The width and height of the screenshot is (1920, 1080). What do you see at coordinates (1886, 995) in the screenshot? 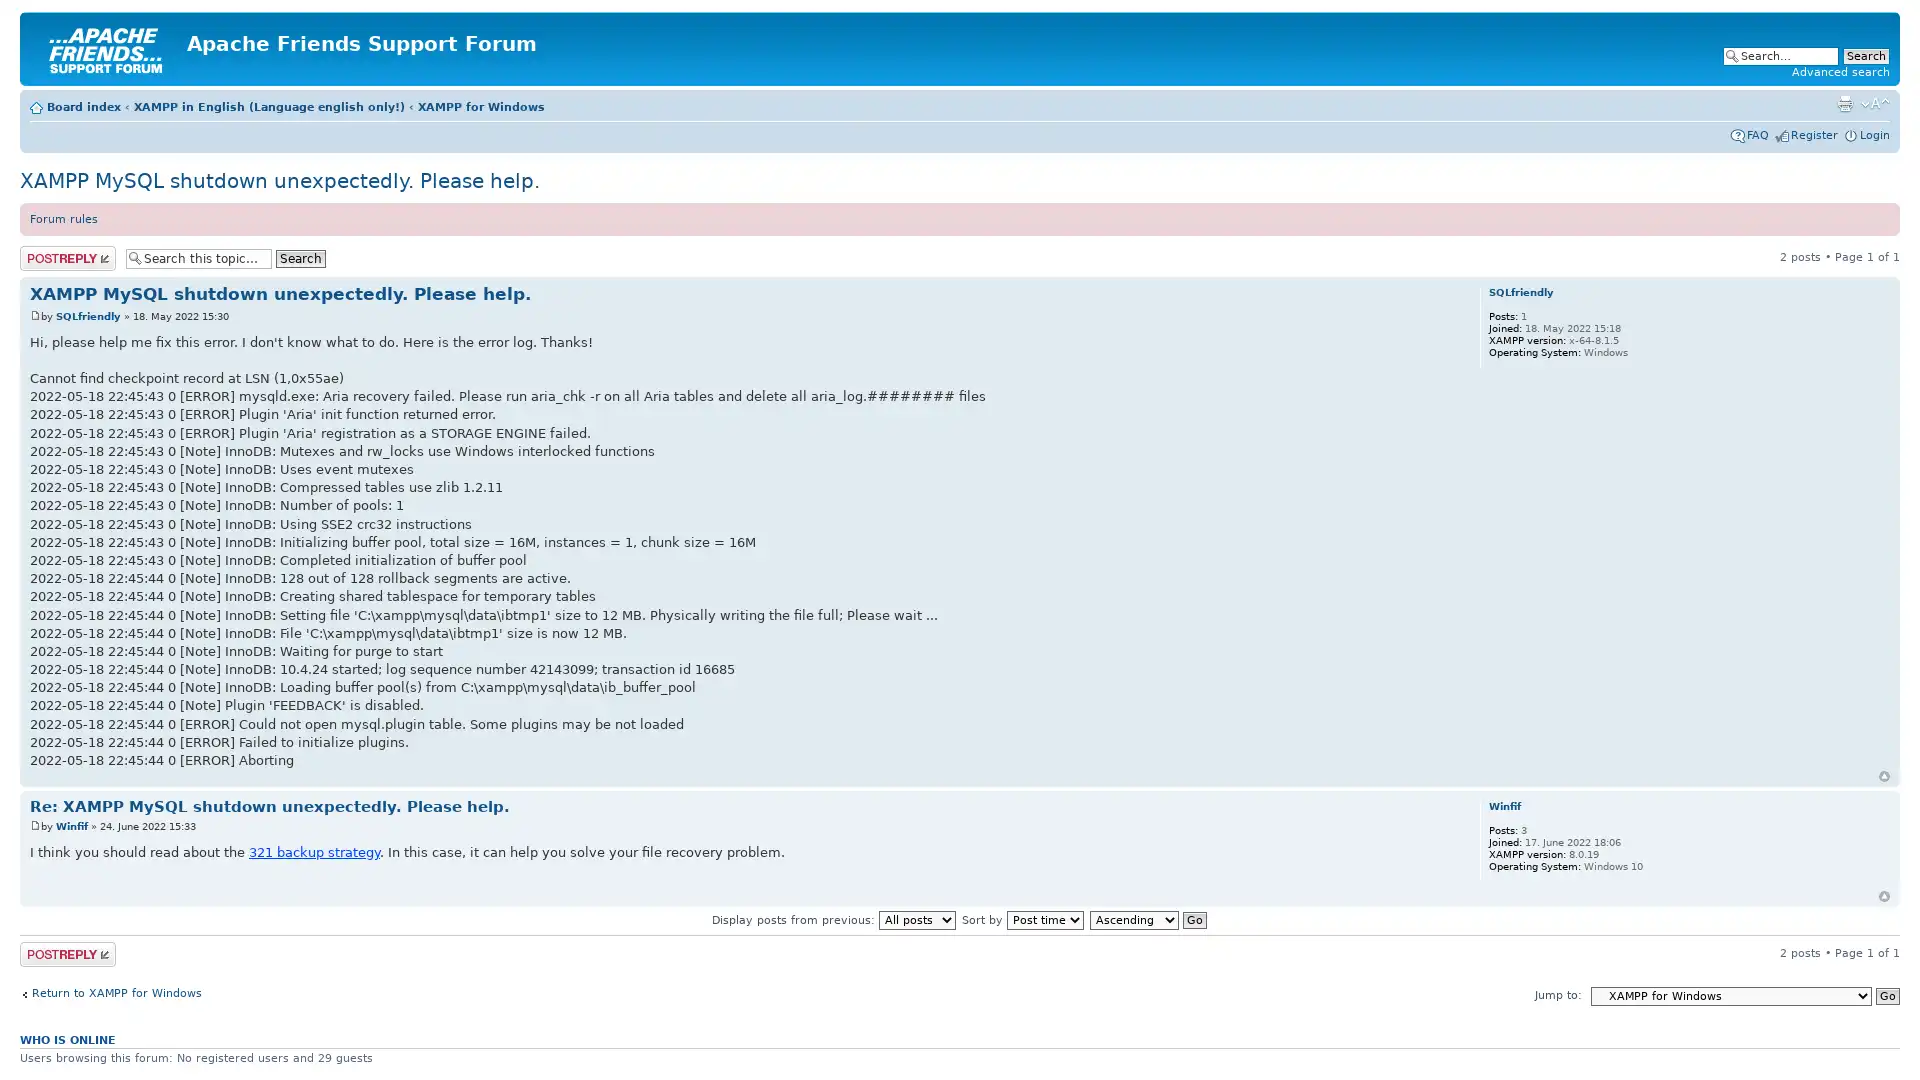
I see `Go` at bounding box center [1886, 995].